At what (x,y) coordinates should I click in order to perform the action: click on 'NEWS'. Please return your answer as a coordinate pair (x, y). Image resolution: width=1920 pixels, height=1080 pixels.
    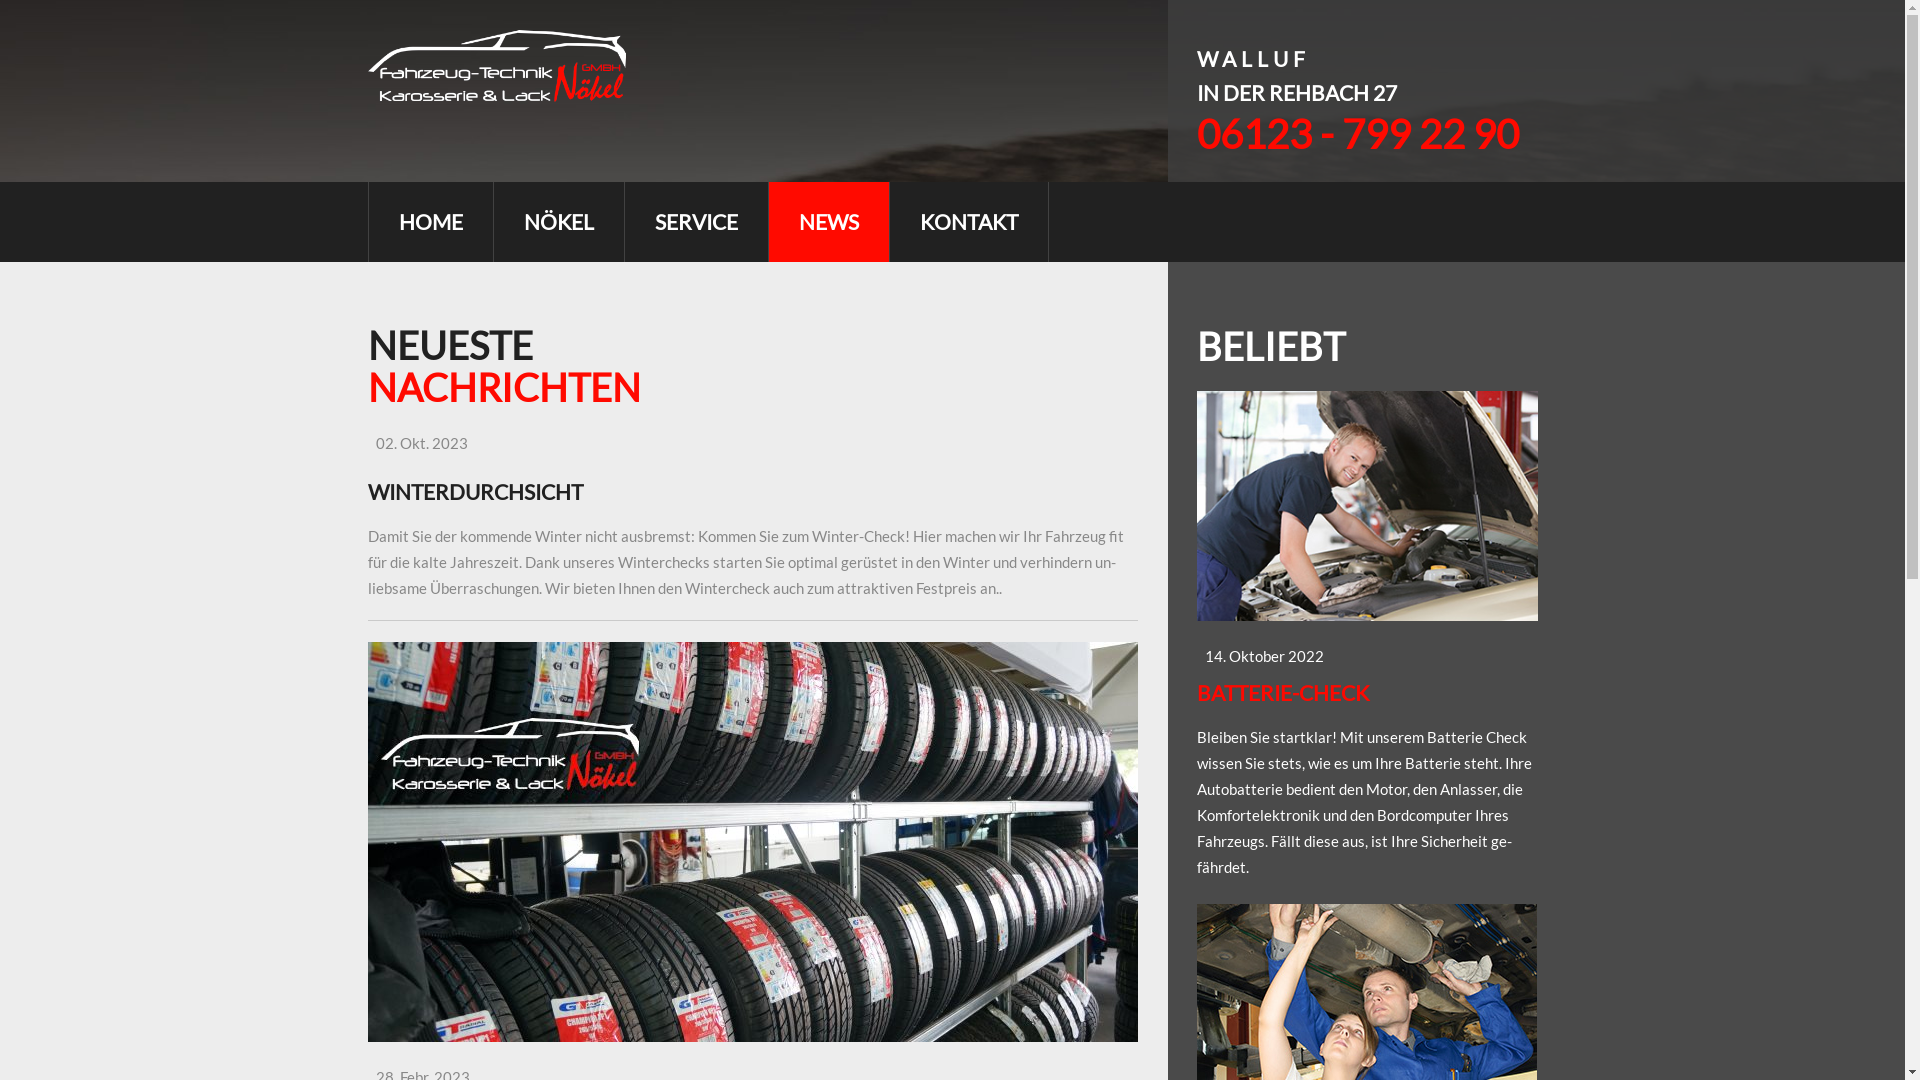
    Looking at the image, I should click on (828, 222).